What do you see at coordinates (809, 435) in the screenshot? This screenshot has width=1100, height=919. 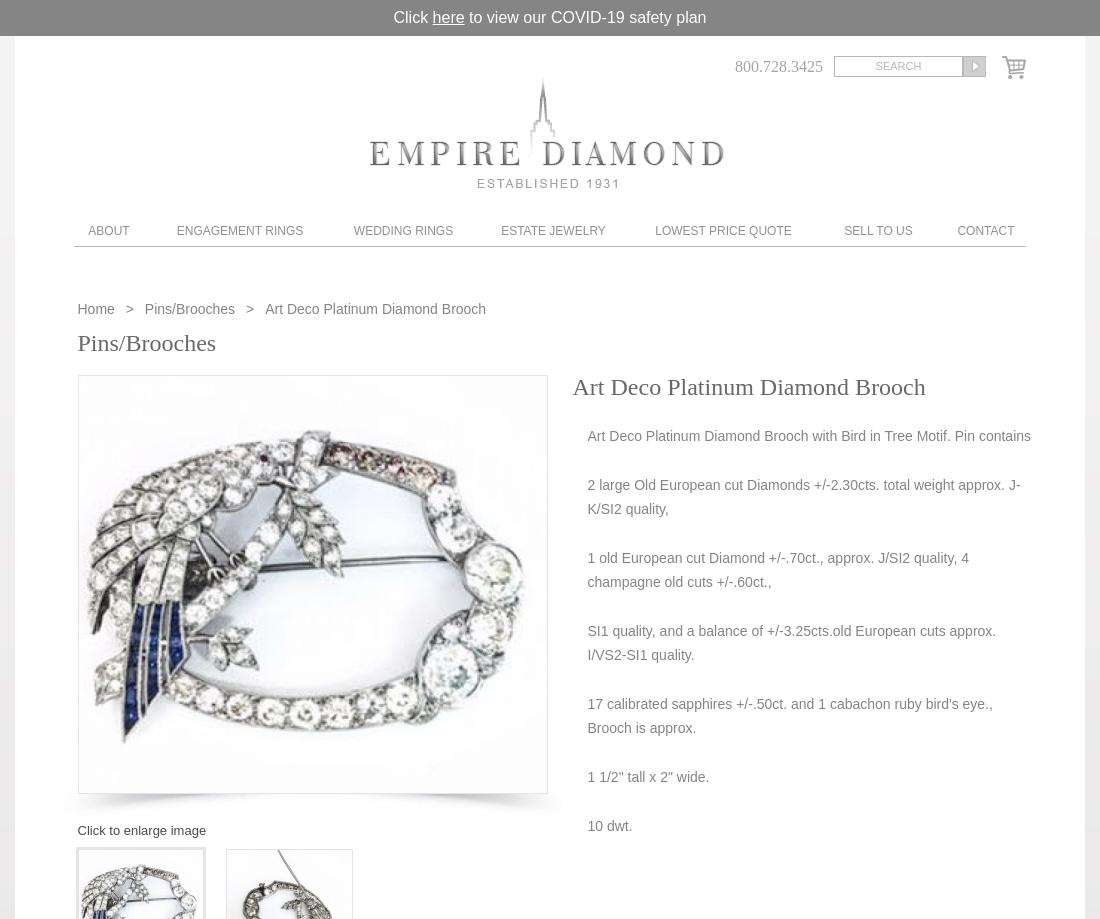 I see `'Art Deco Platinum Diamond Brooch with Bird in Tree Motif. Pin contains'` at bounding box center [809, 435].